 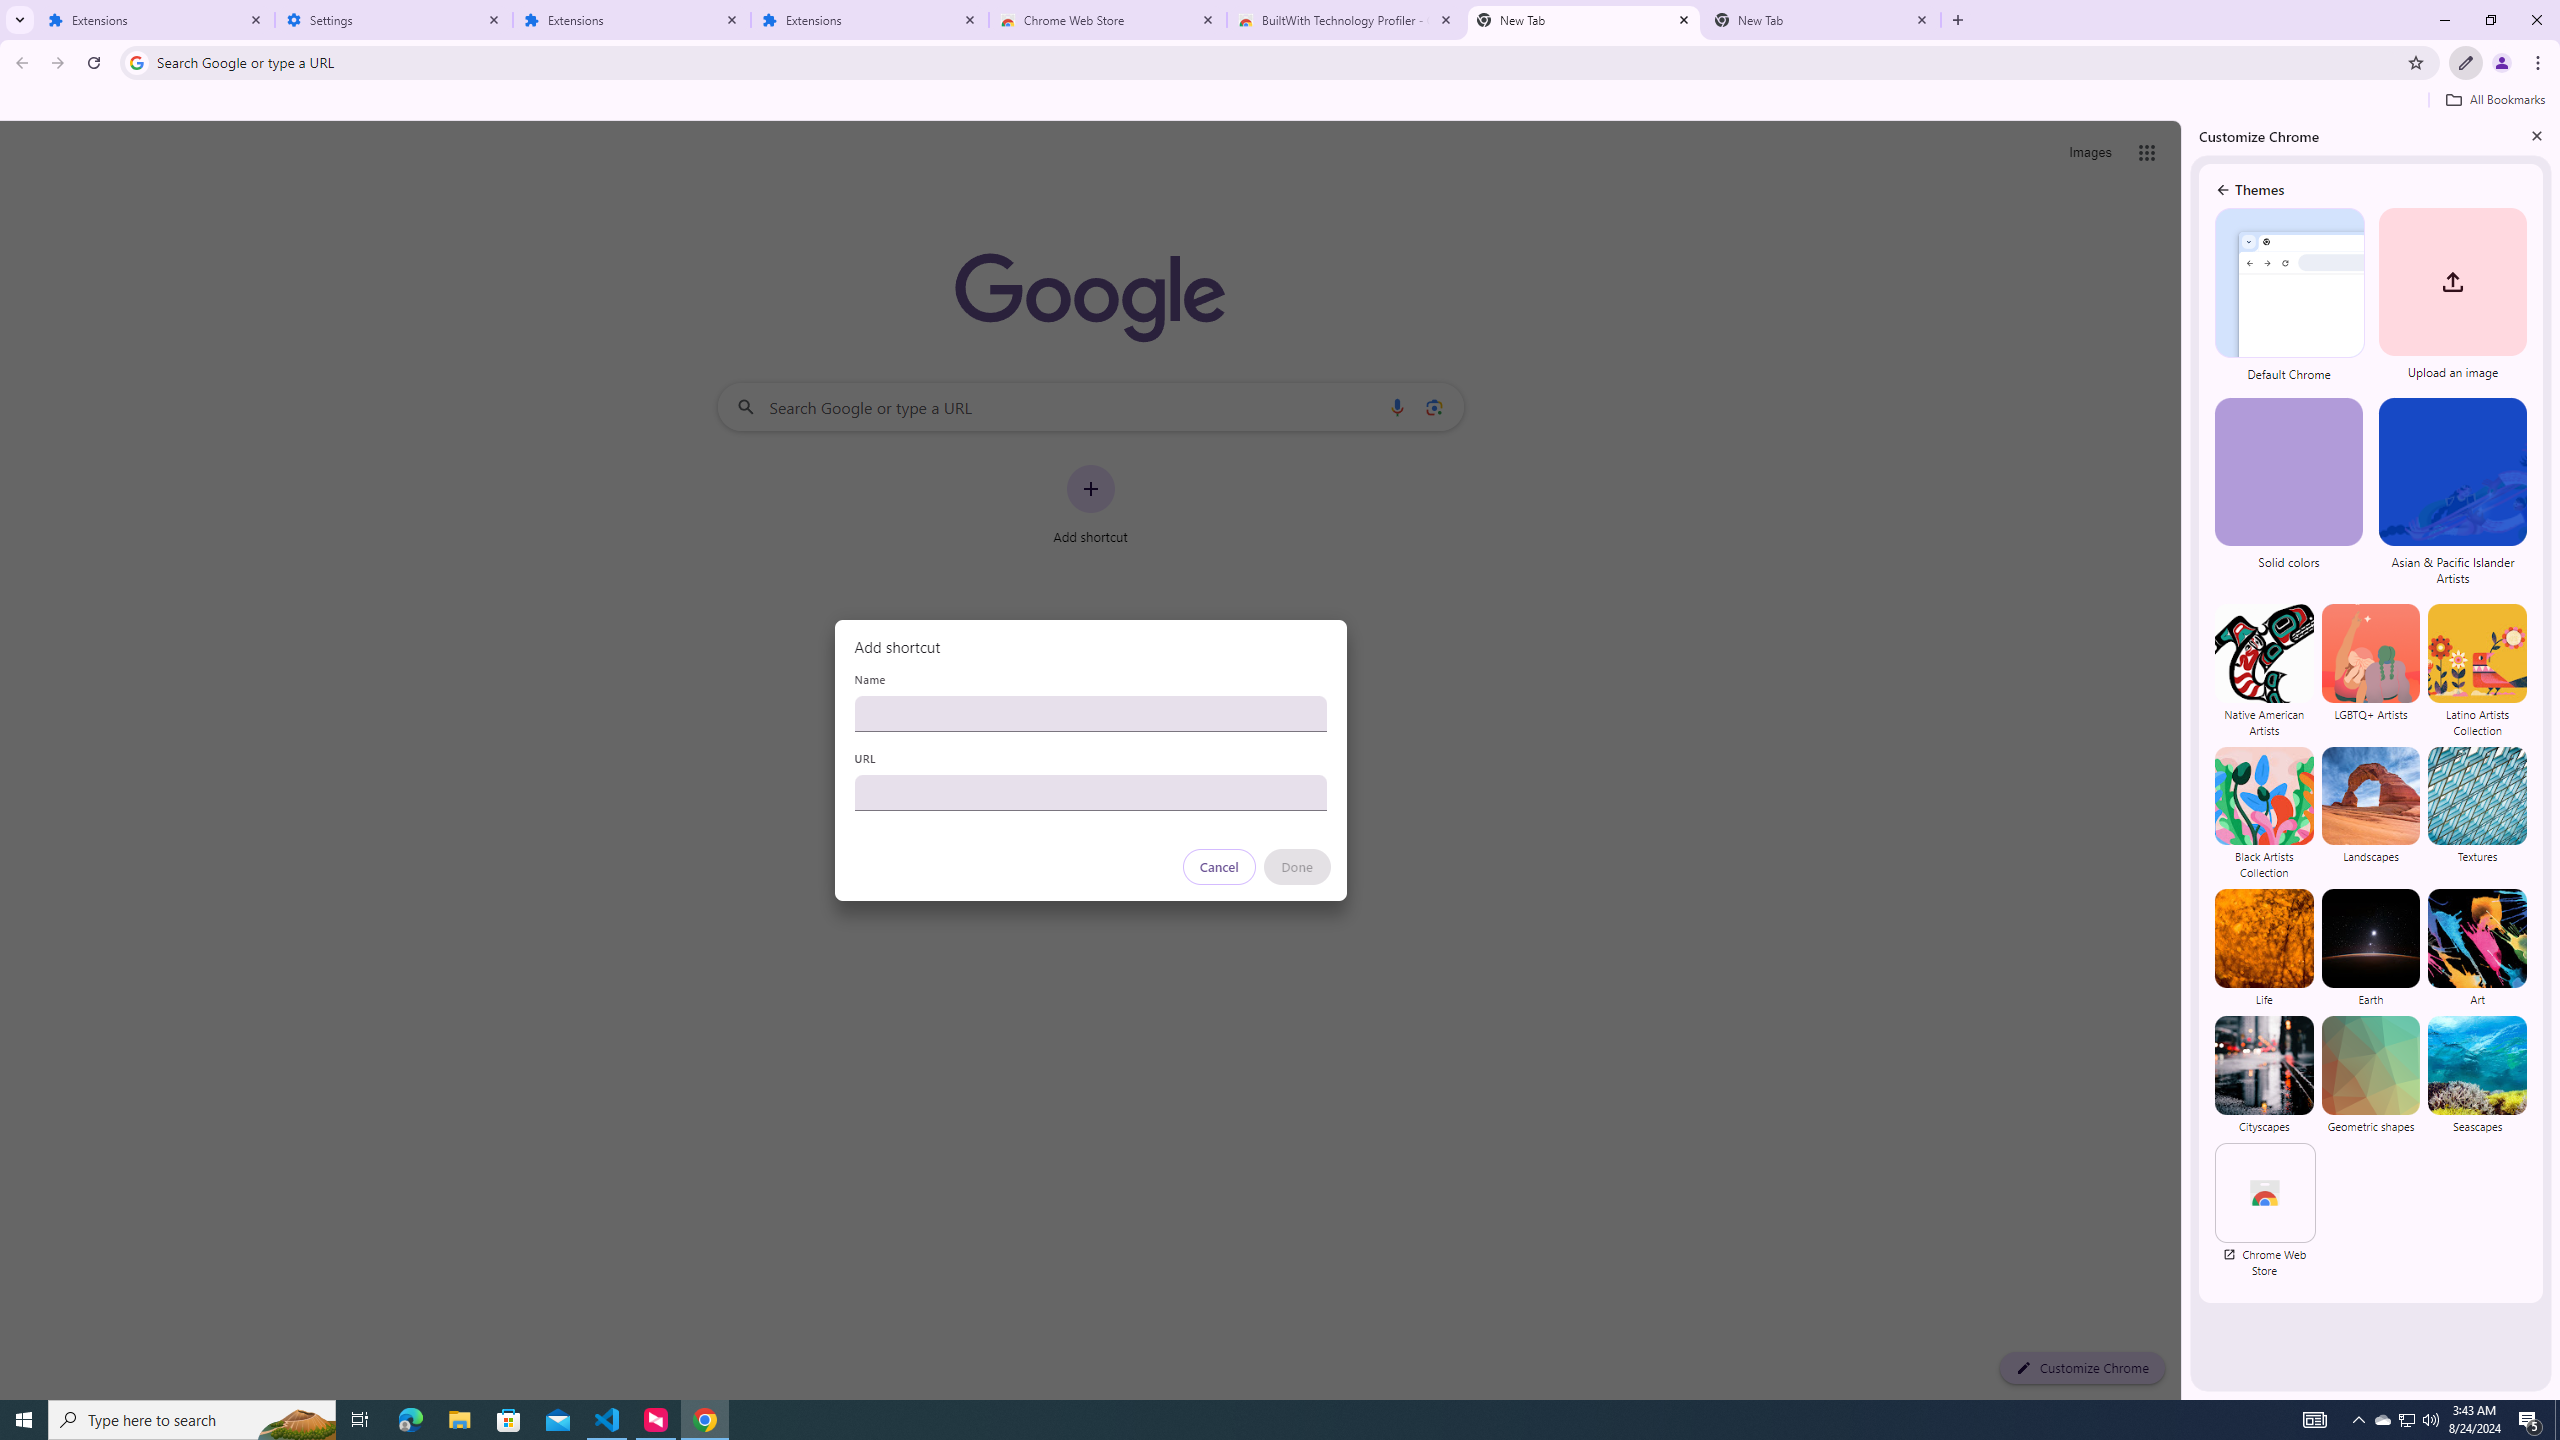 What do you see at coordinates (1089, 792) in the screenshot?
I see `'URL'` at bounding box center [1089, 792].